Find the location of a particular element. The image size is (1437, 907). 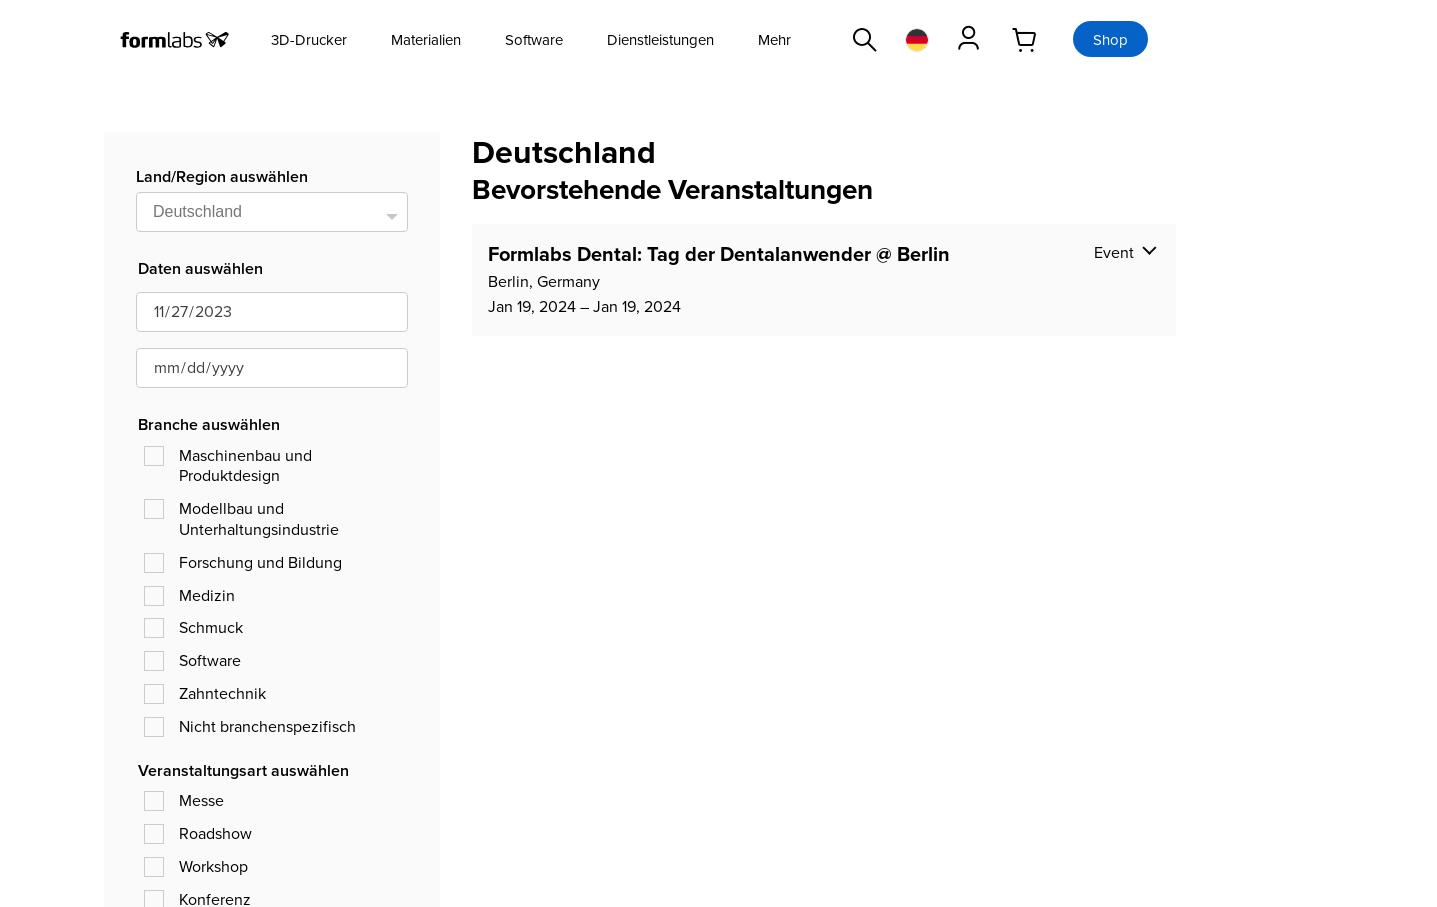

'Workshop' is located at coordinates (178, 864).